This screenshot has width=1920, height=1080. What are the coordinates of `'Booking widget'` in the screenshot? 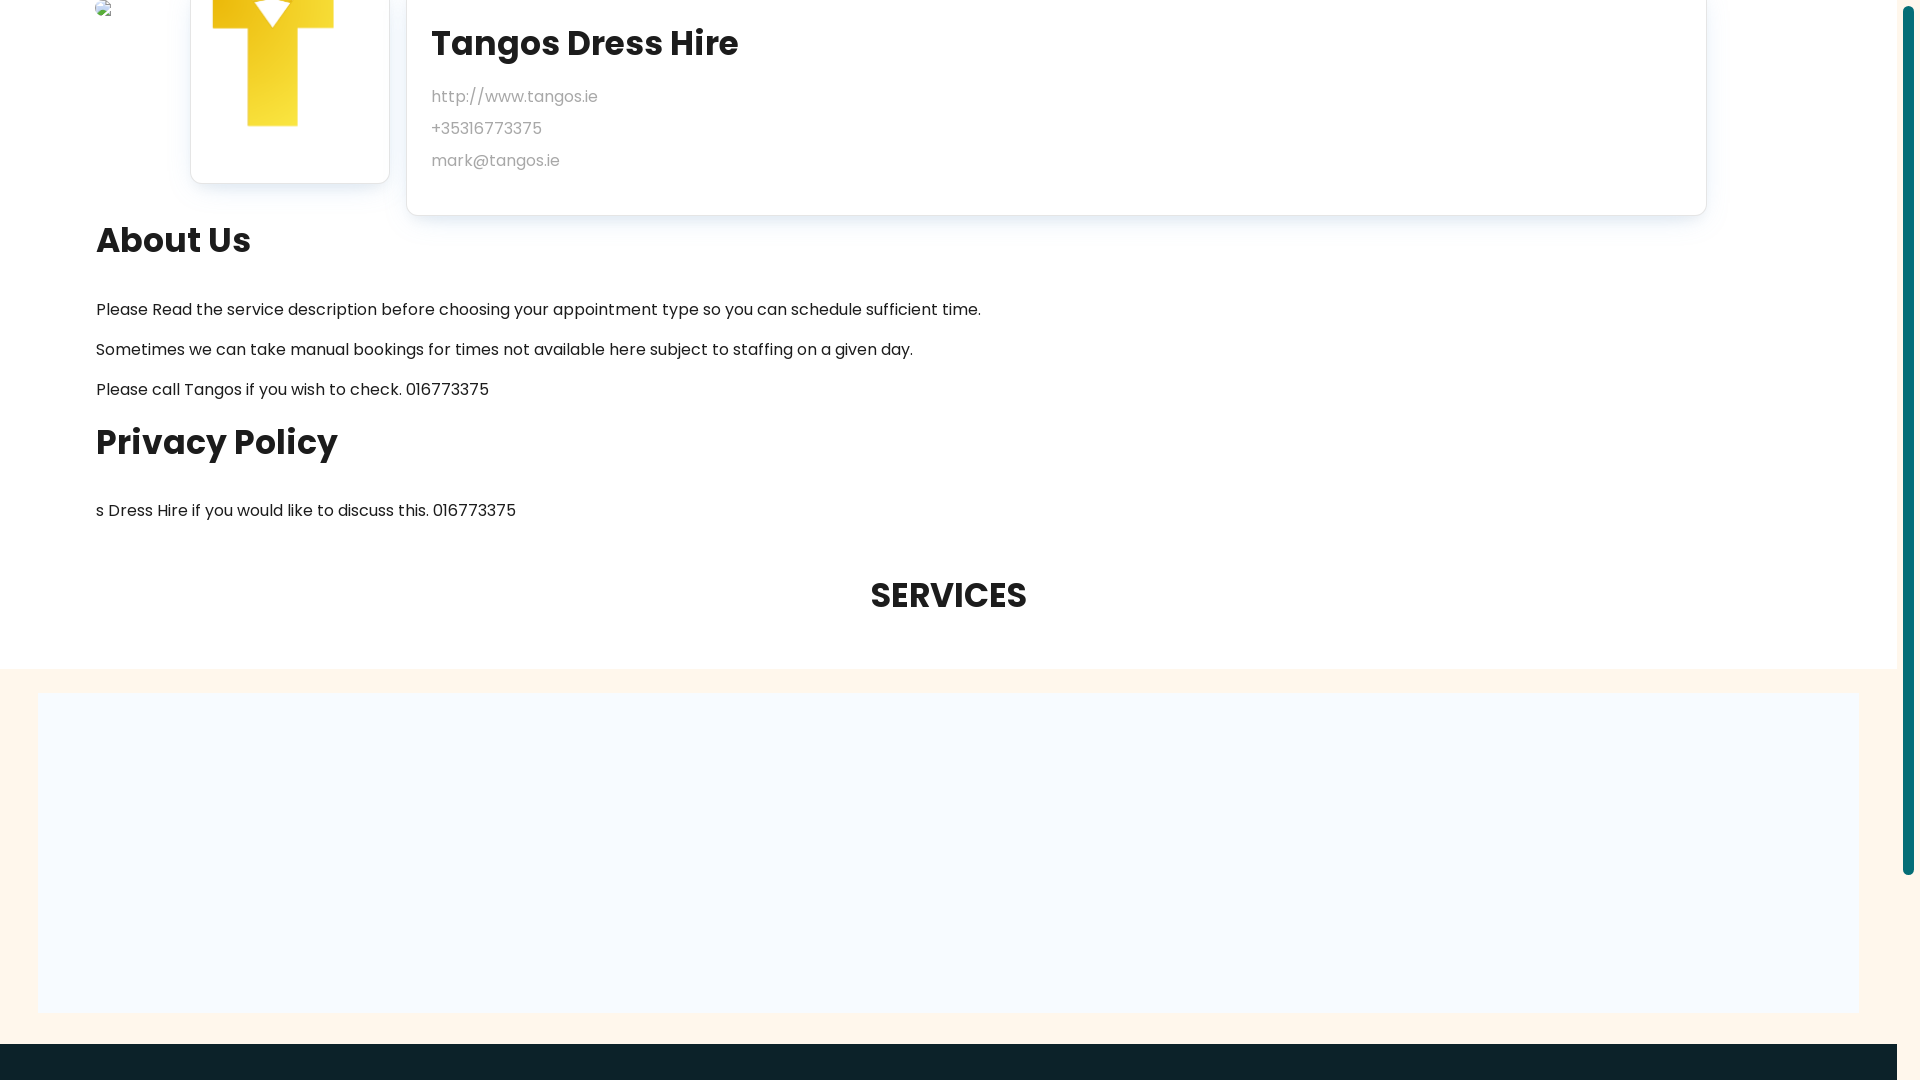 It's located at (947, 852).